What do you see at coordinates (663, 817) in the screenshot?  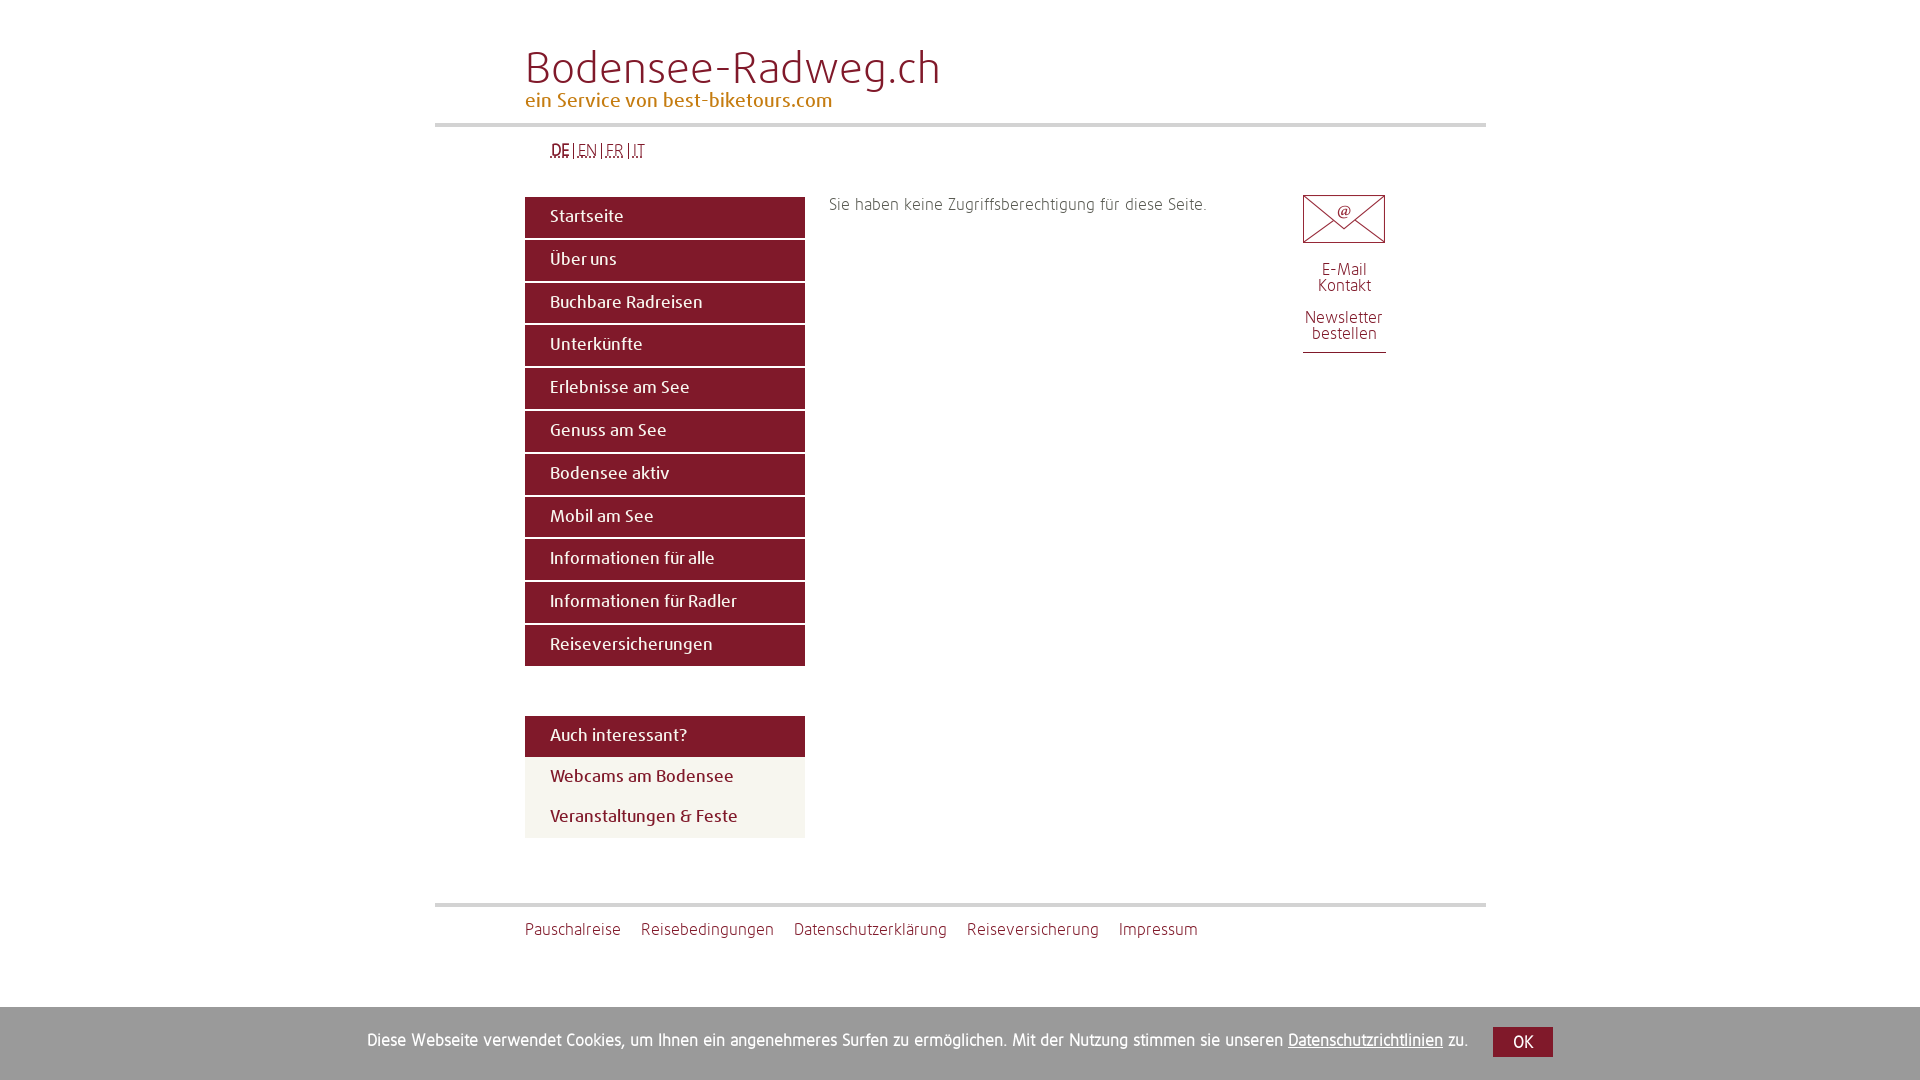 I see `'Veranstaltungen & Feste'` at bounding box center [663, 817].